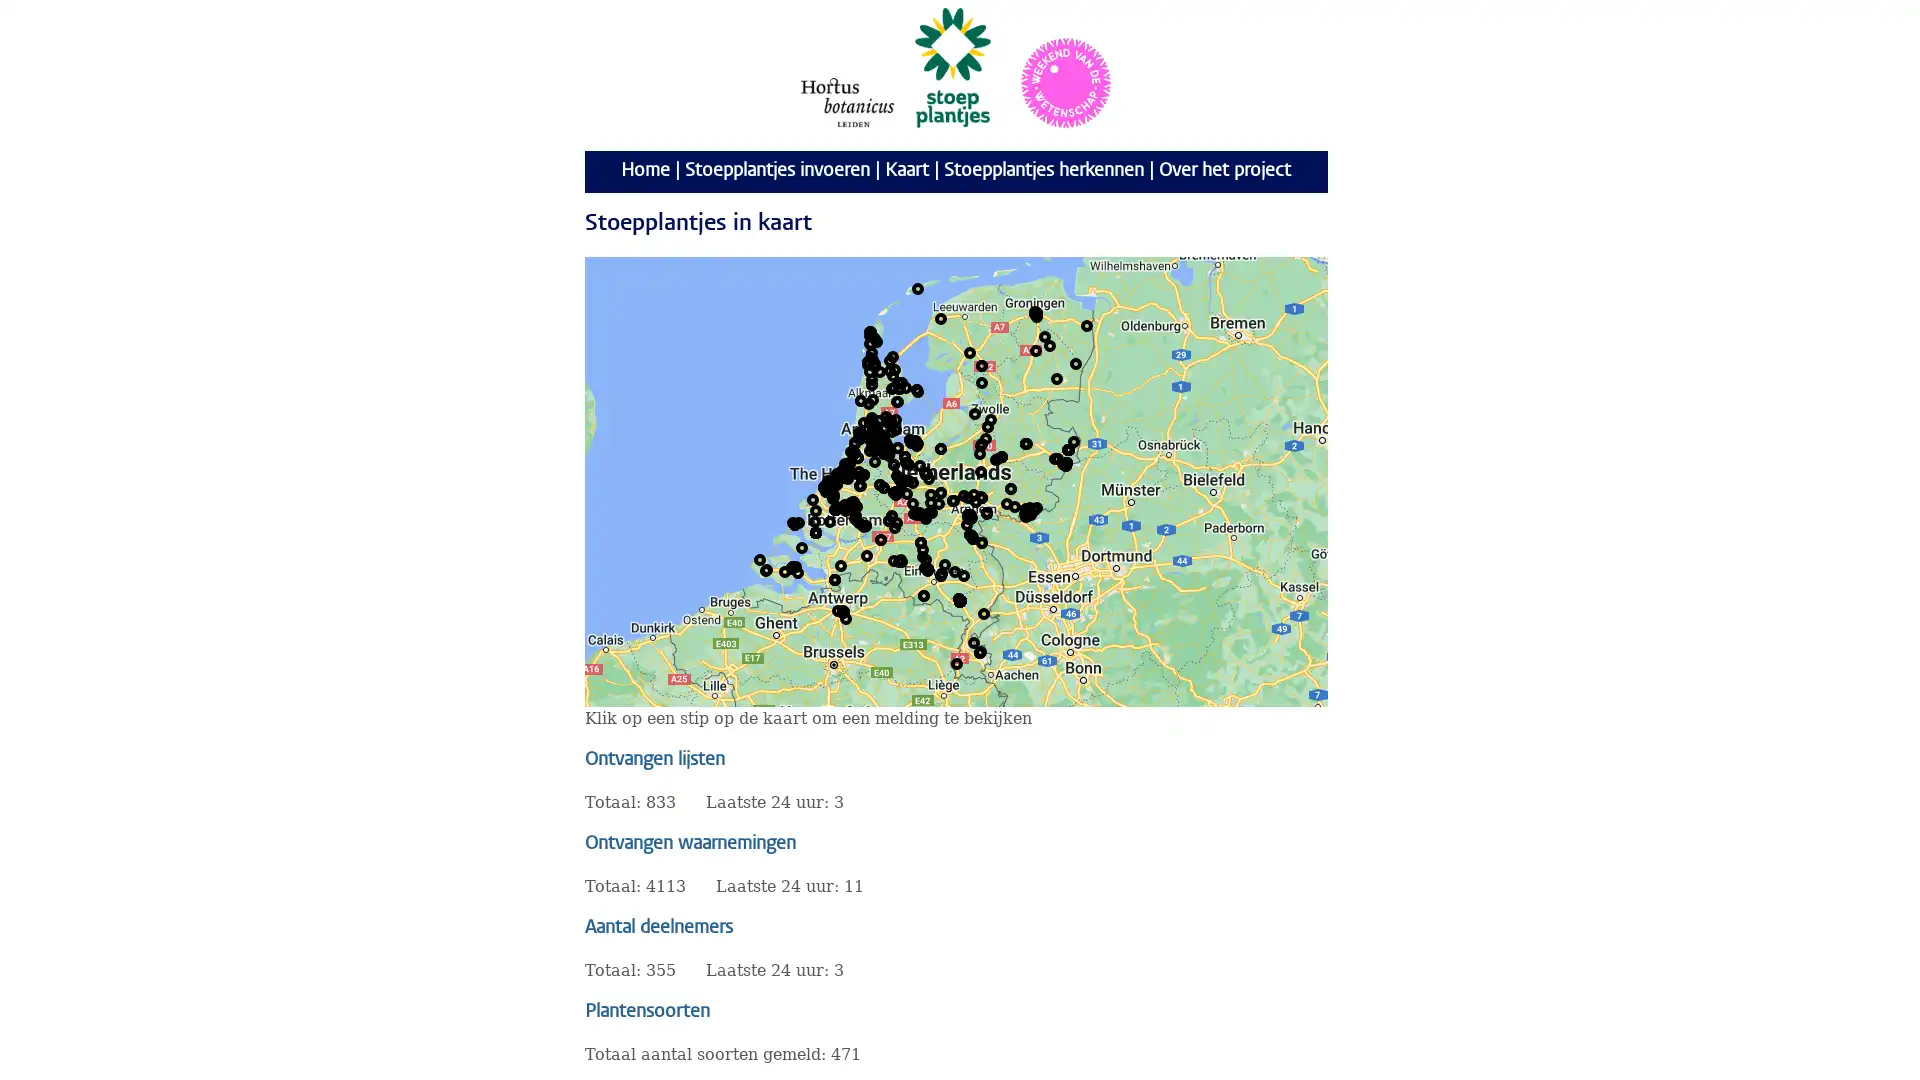 This screenshot has height=1080, width=1920. I want to click on Telling van Elma van der Raadt op 13 oktober 2021, so click(879, 483).